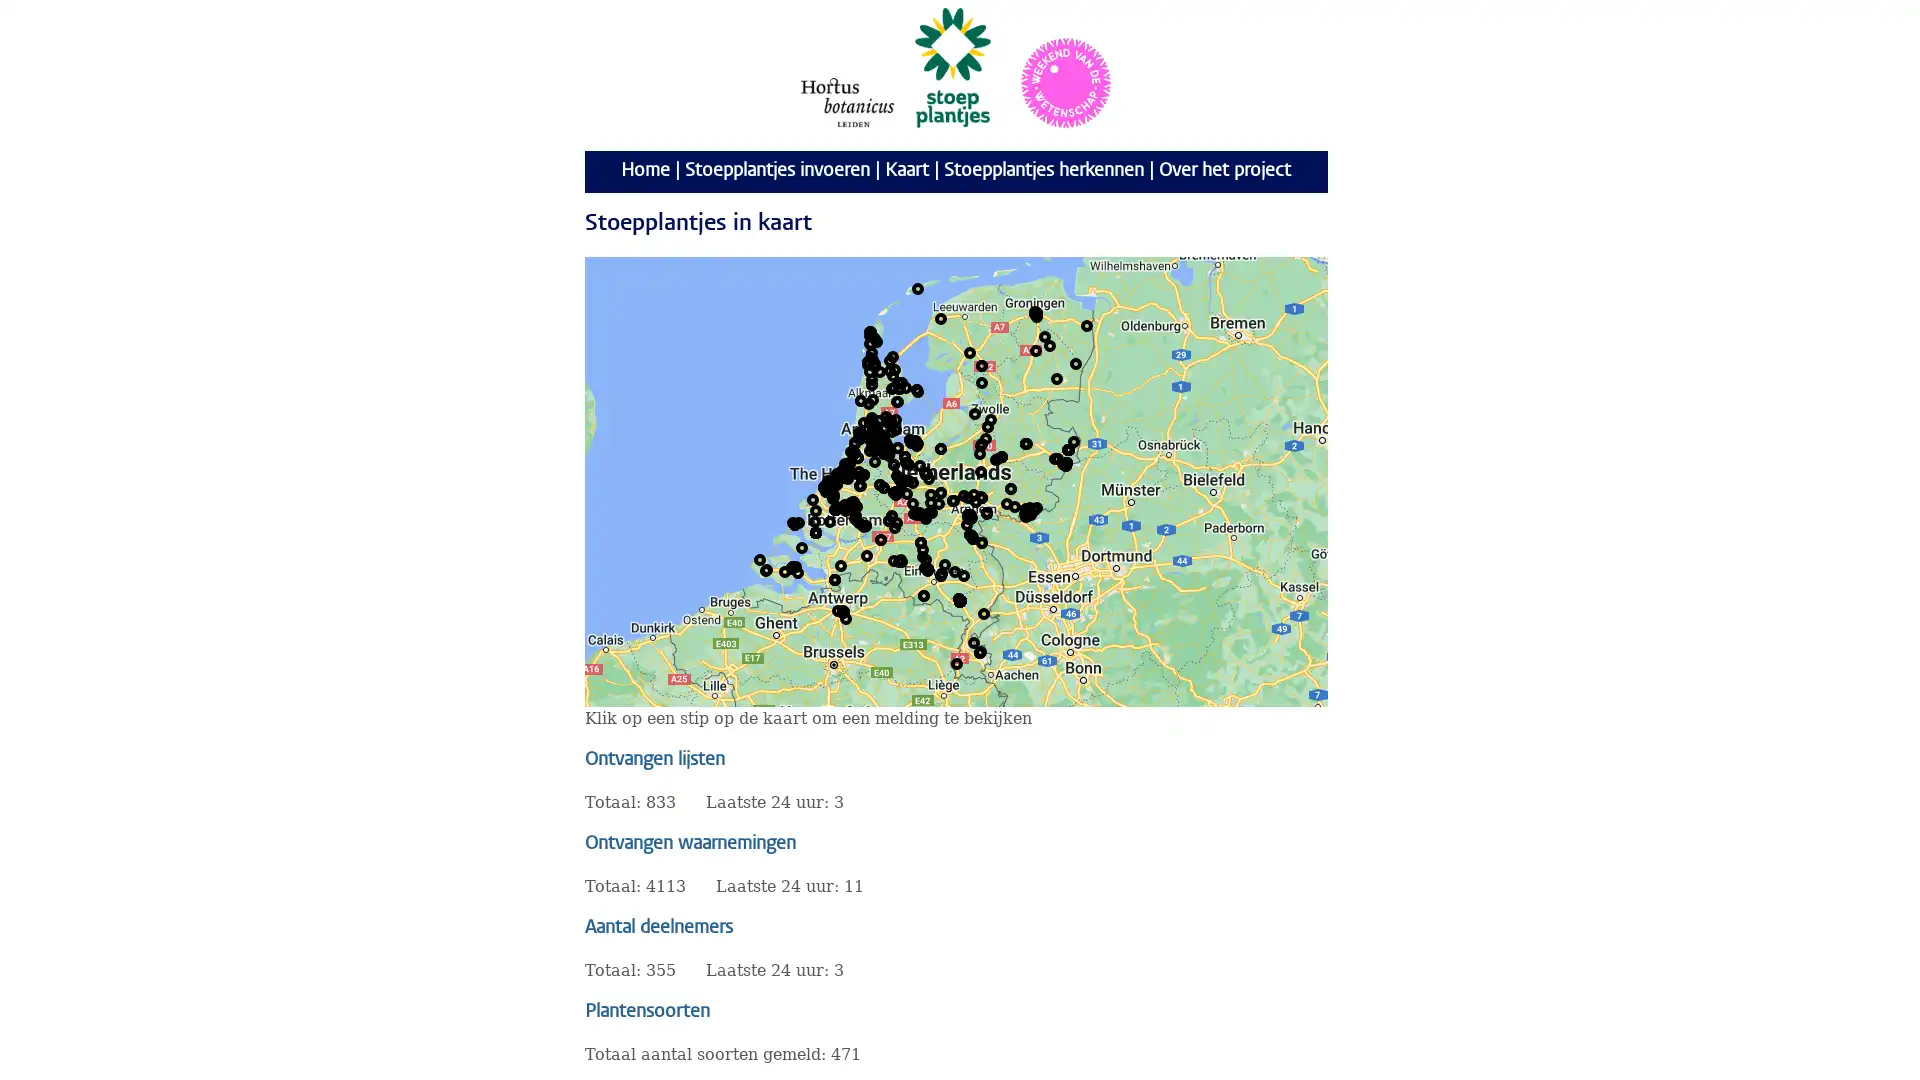 This screenshot has height=1080, width=1920. I want to click on Telling van Elma van der Raadt op 13 oktober 2021, so click(879, 483).